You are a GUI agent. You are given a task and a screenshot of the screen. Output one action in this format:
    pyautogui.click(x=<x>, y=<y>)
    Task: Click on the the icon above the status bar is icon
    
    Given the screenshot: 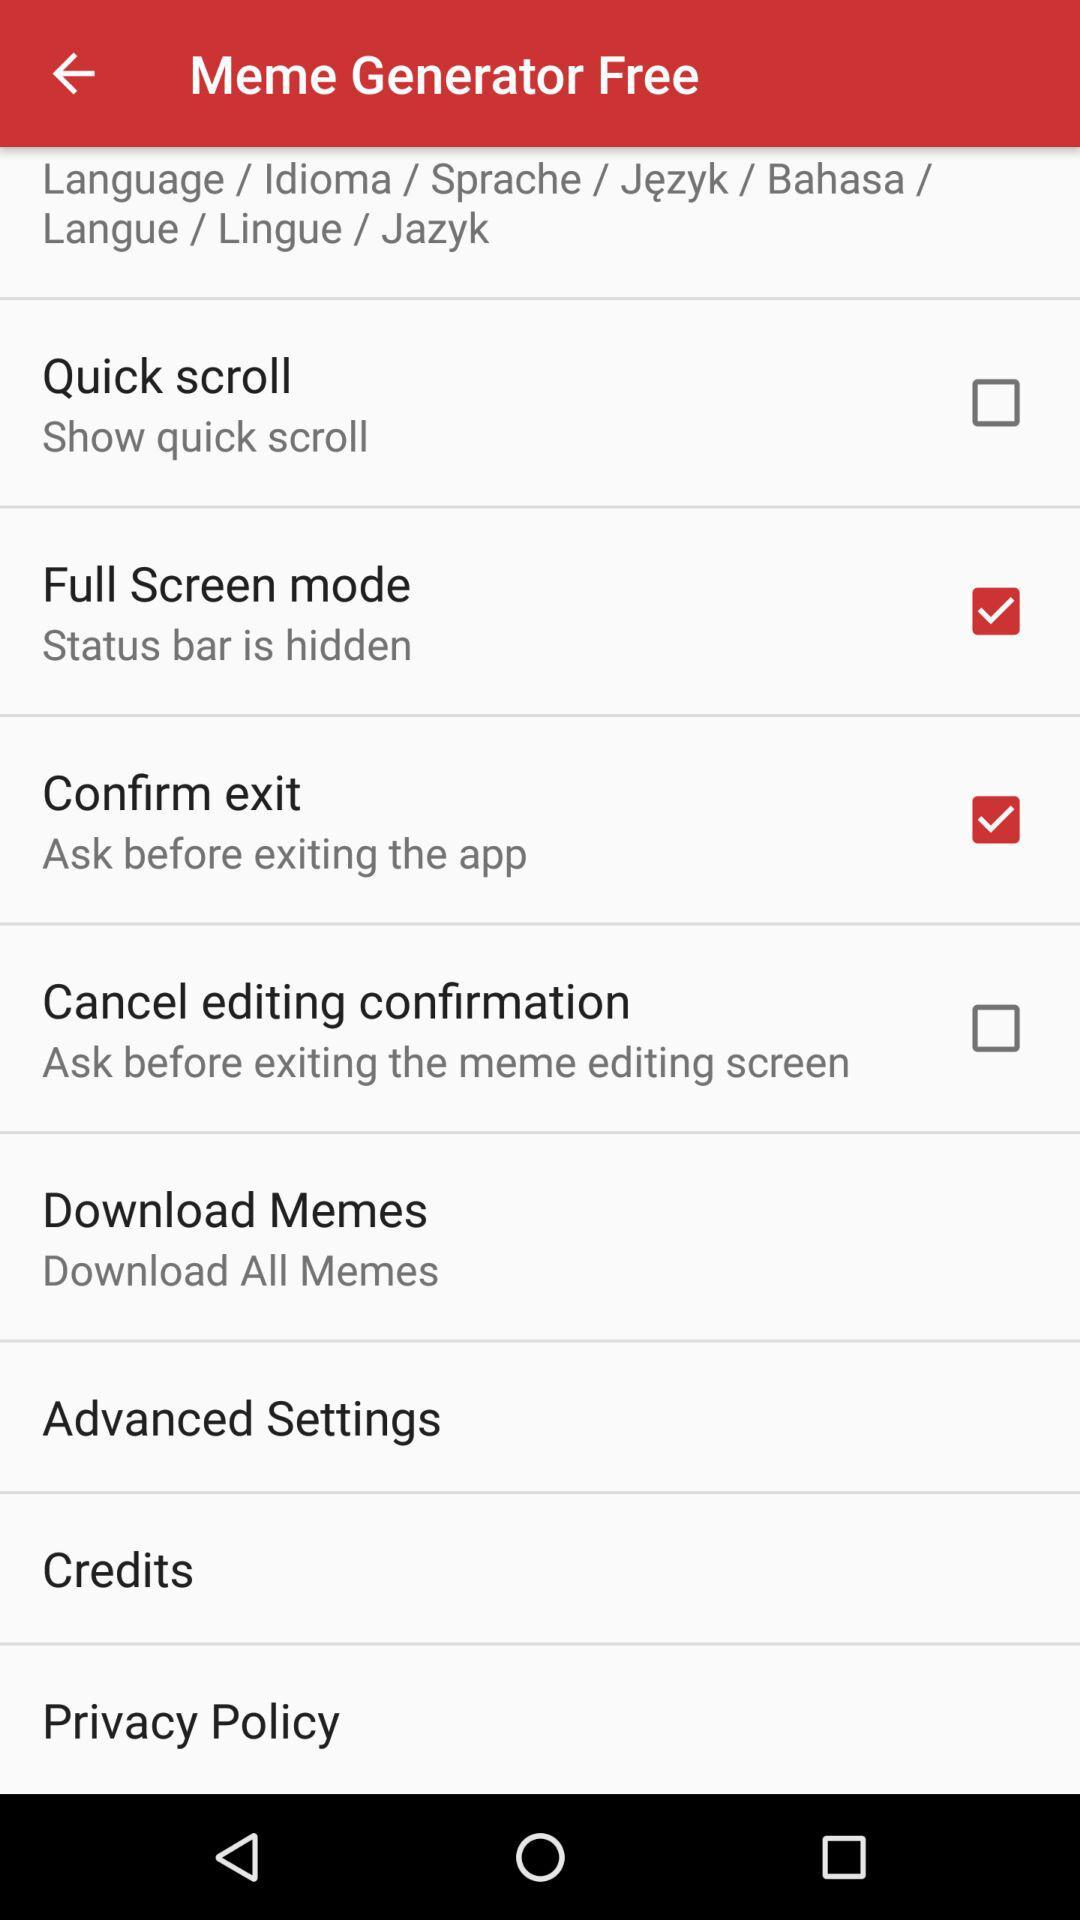 What is the action you would take?
    pyautogui.click(x=225, y=581)
    